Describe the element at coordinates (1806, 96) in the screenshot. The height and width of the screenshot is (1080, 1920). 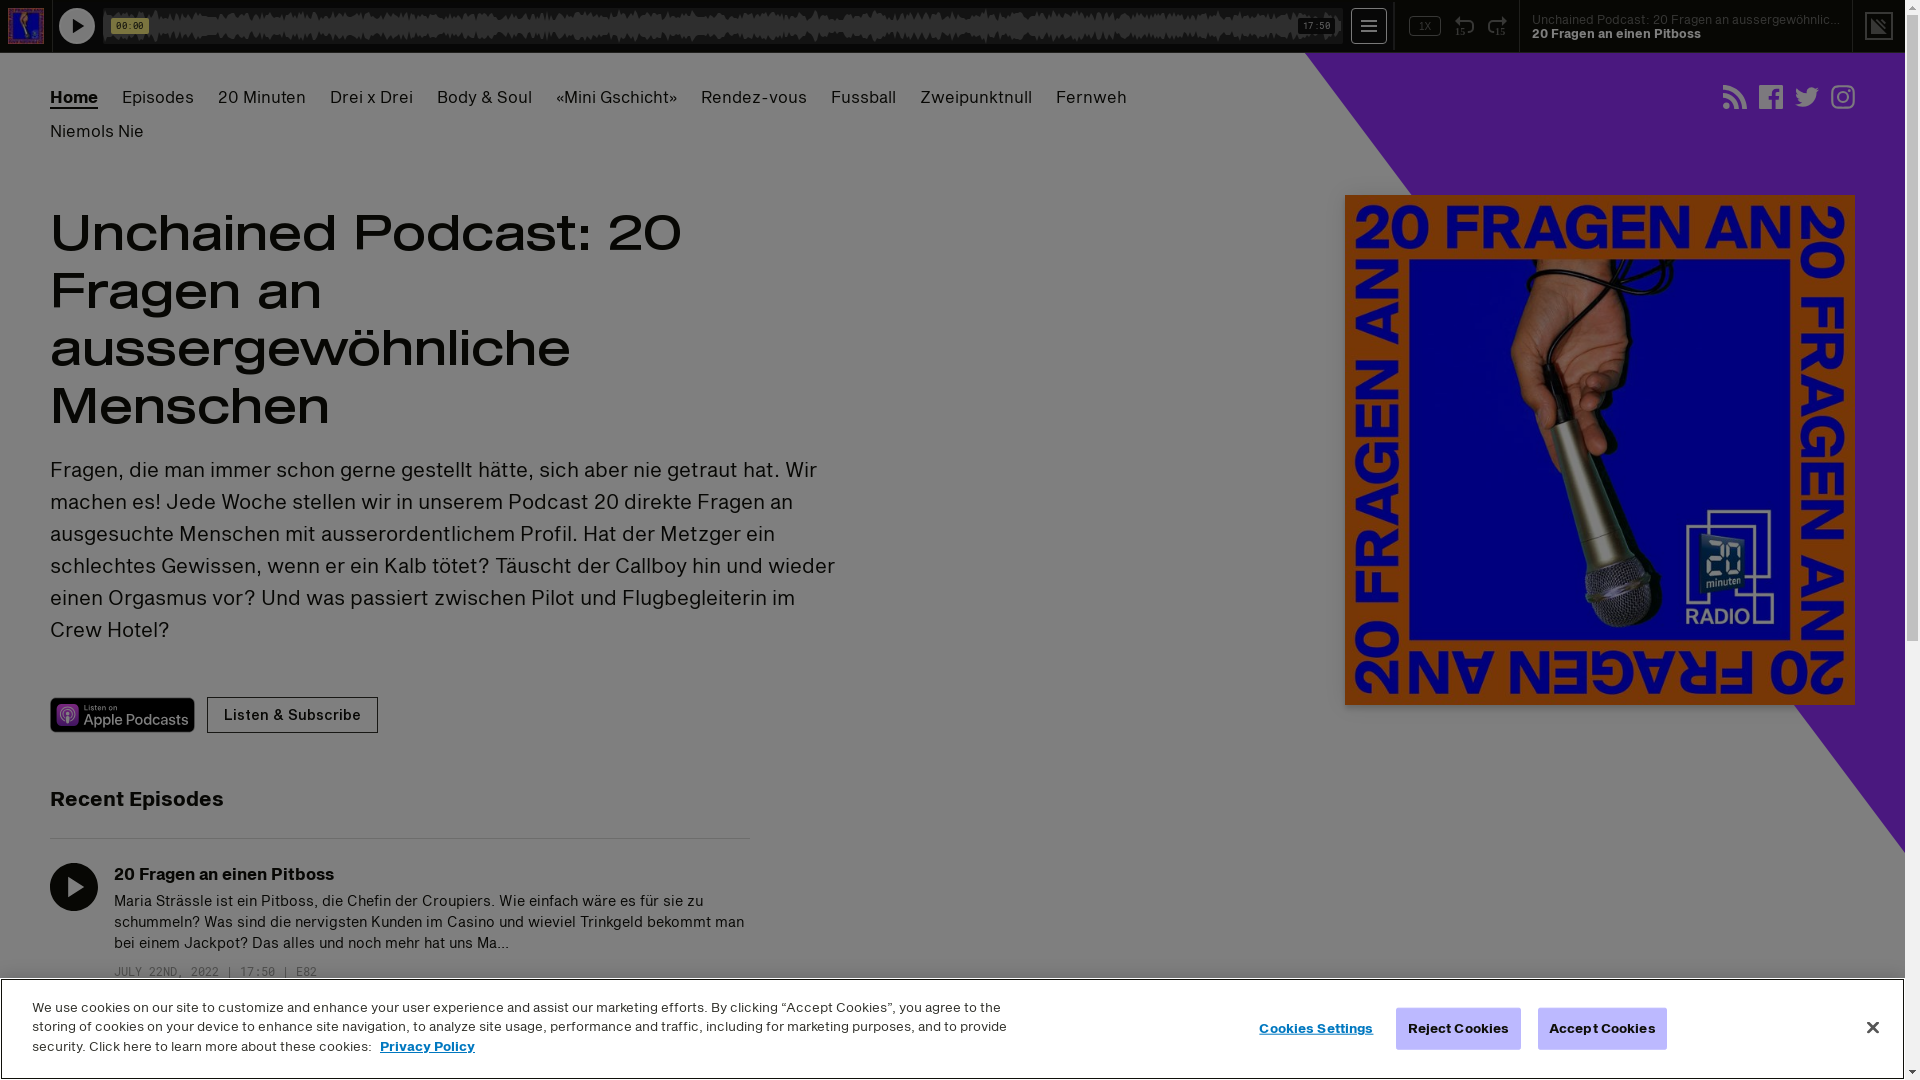
I see `'Twitter'` at that location.